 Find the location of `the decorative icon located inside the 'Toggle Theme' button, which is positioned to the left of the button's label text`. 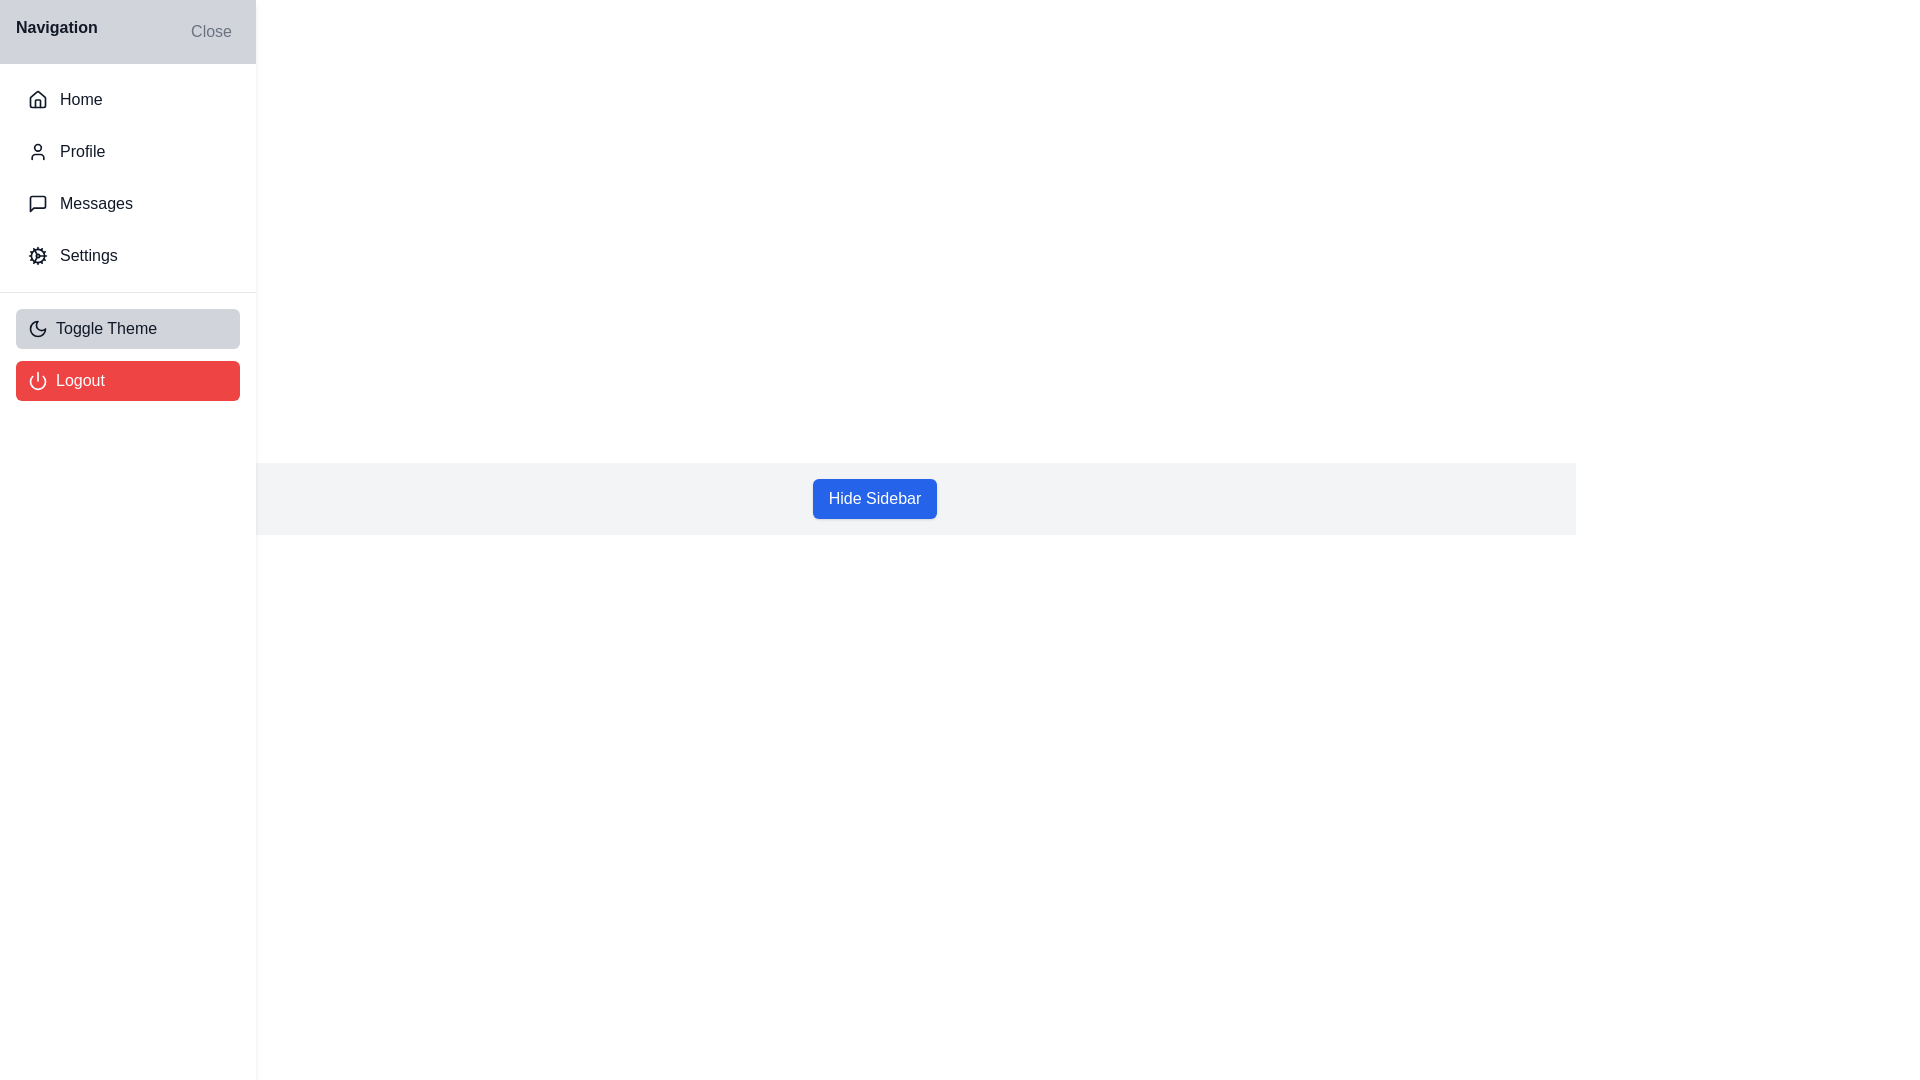

the decorative icon located inside the 'Toggle Theme' button, which is positioned to the left of the button's label text is located at coordinates (38, 327).